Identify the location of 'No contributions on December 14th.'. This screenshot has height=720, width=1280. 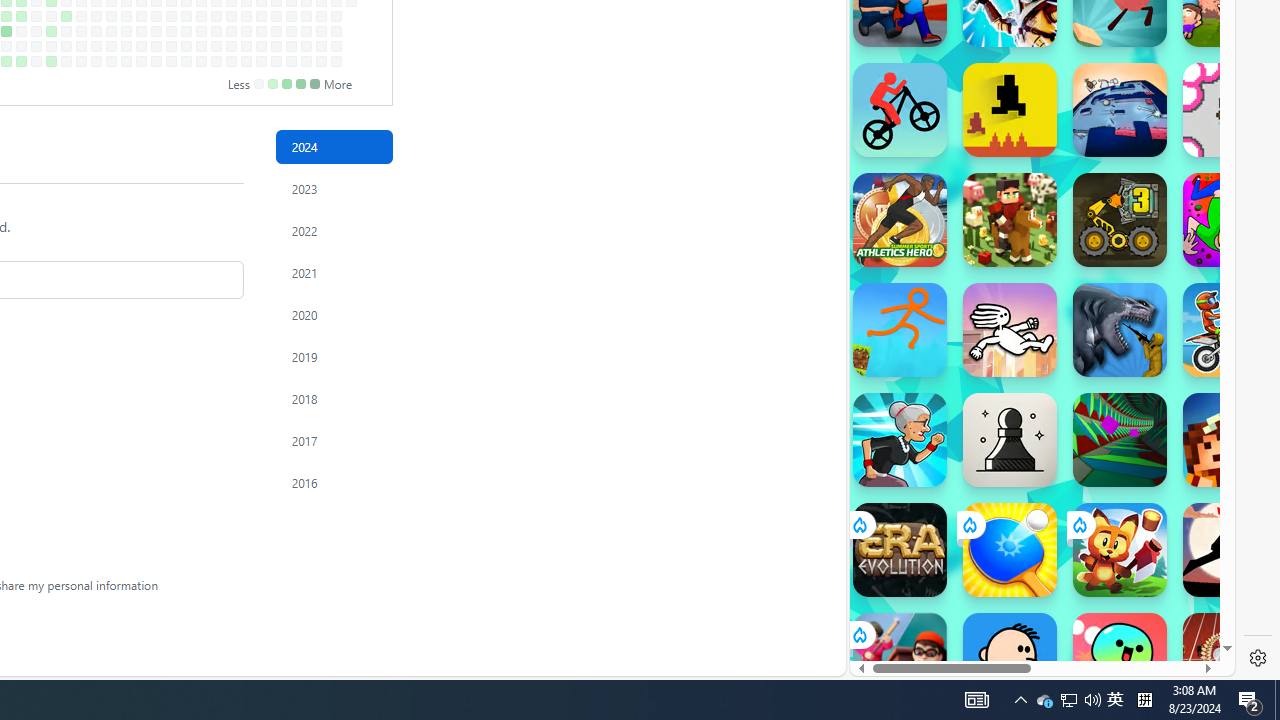
(305, 60).